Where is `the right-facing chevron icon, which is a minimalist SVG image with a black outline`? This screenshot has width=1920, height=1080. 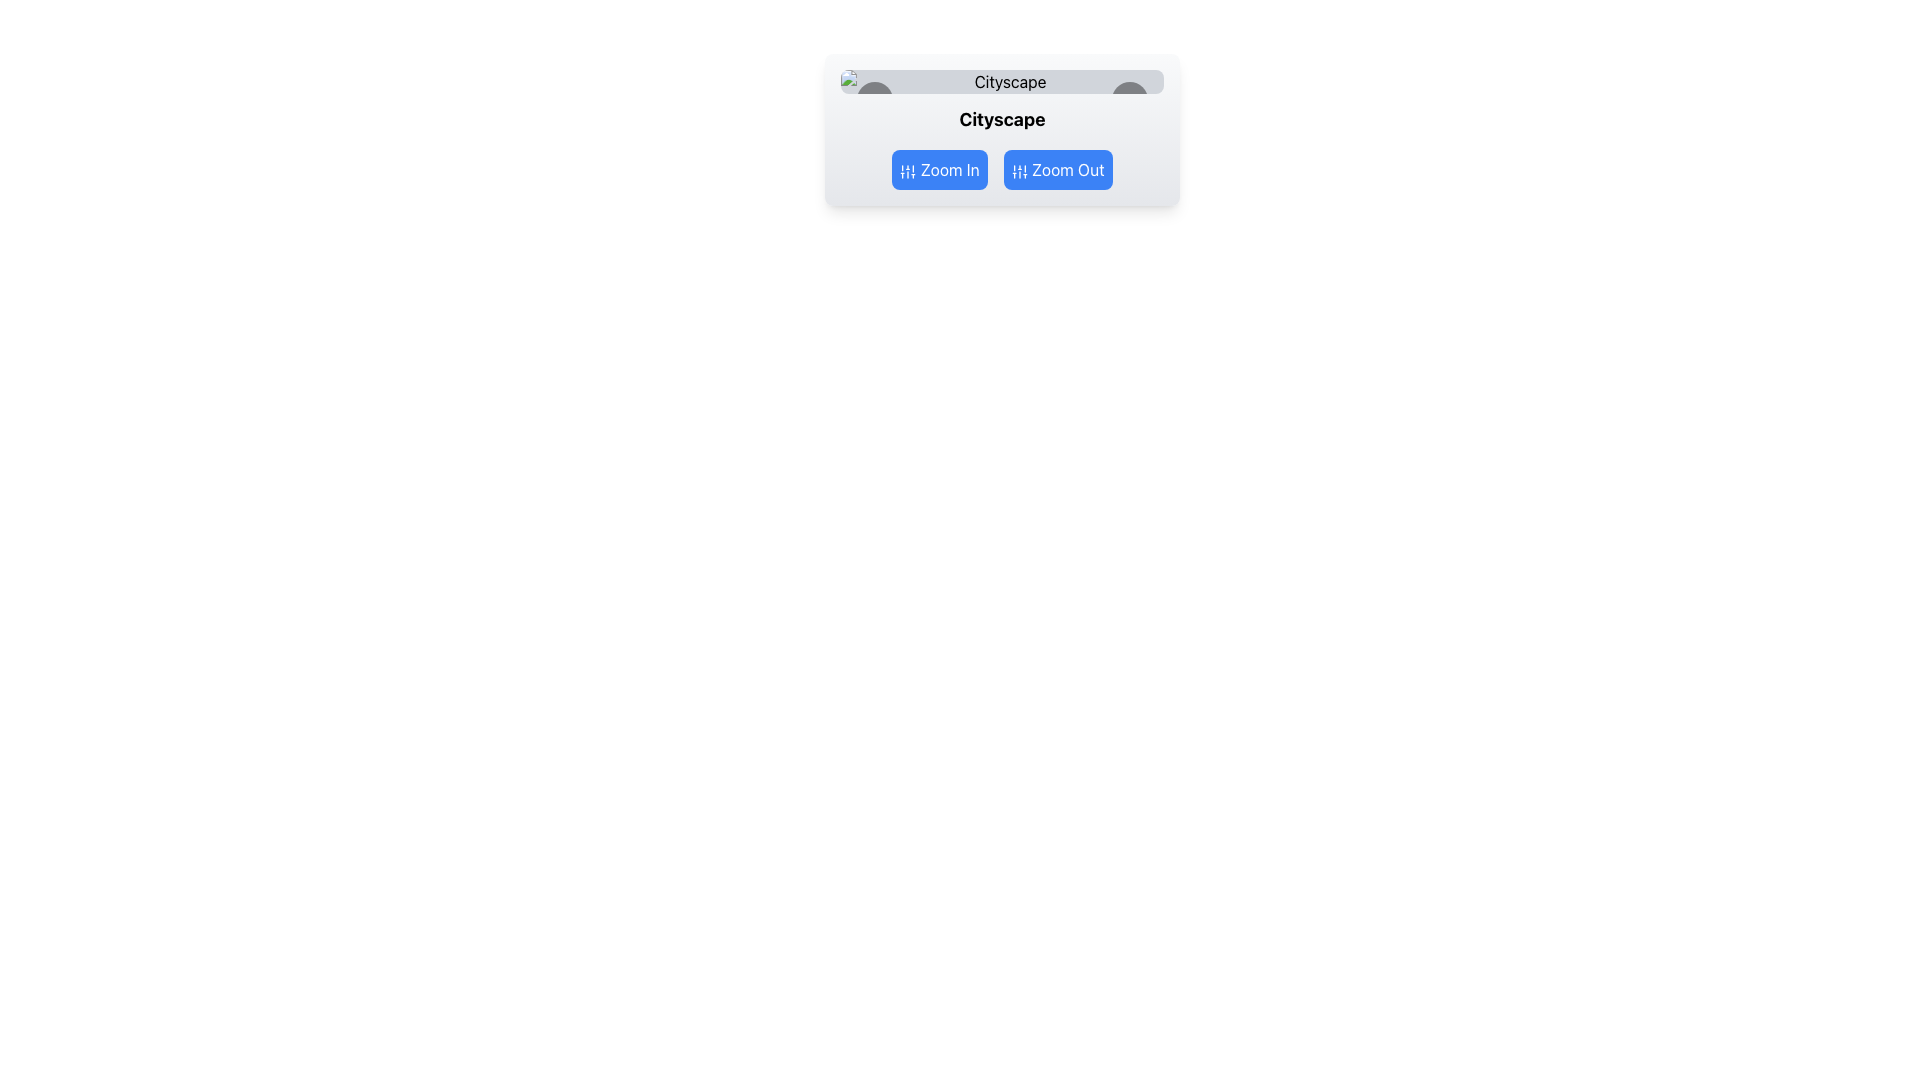
the right-facing chevron icon, which is a minimalist SVG image with a black outline is located at coordinates (1129, 100).